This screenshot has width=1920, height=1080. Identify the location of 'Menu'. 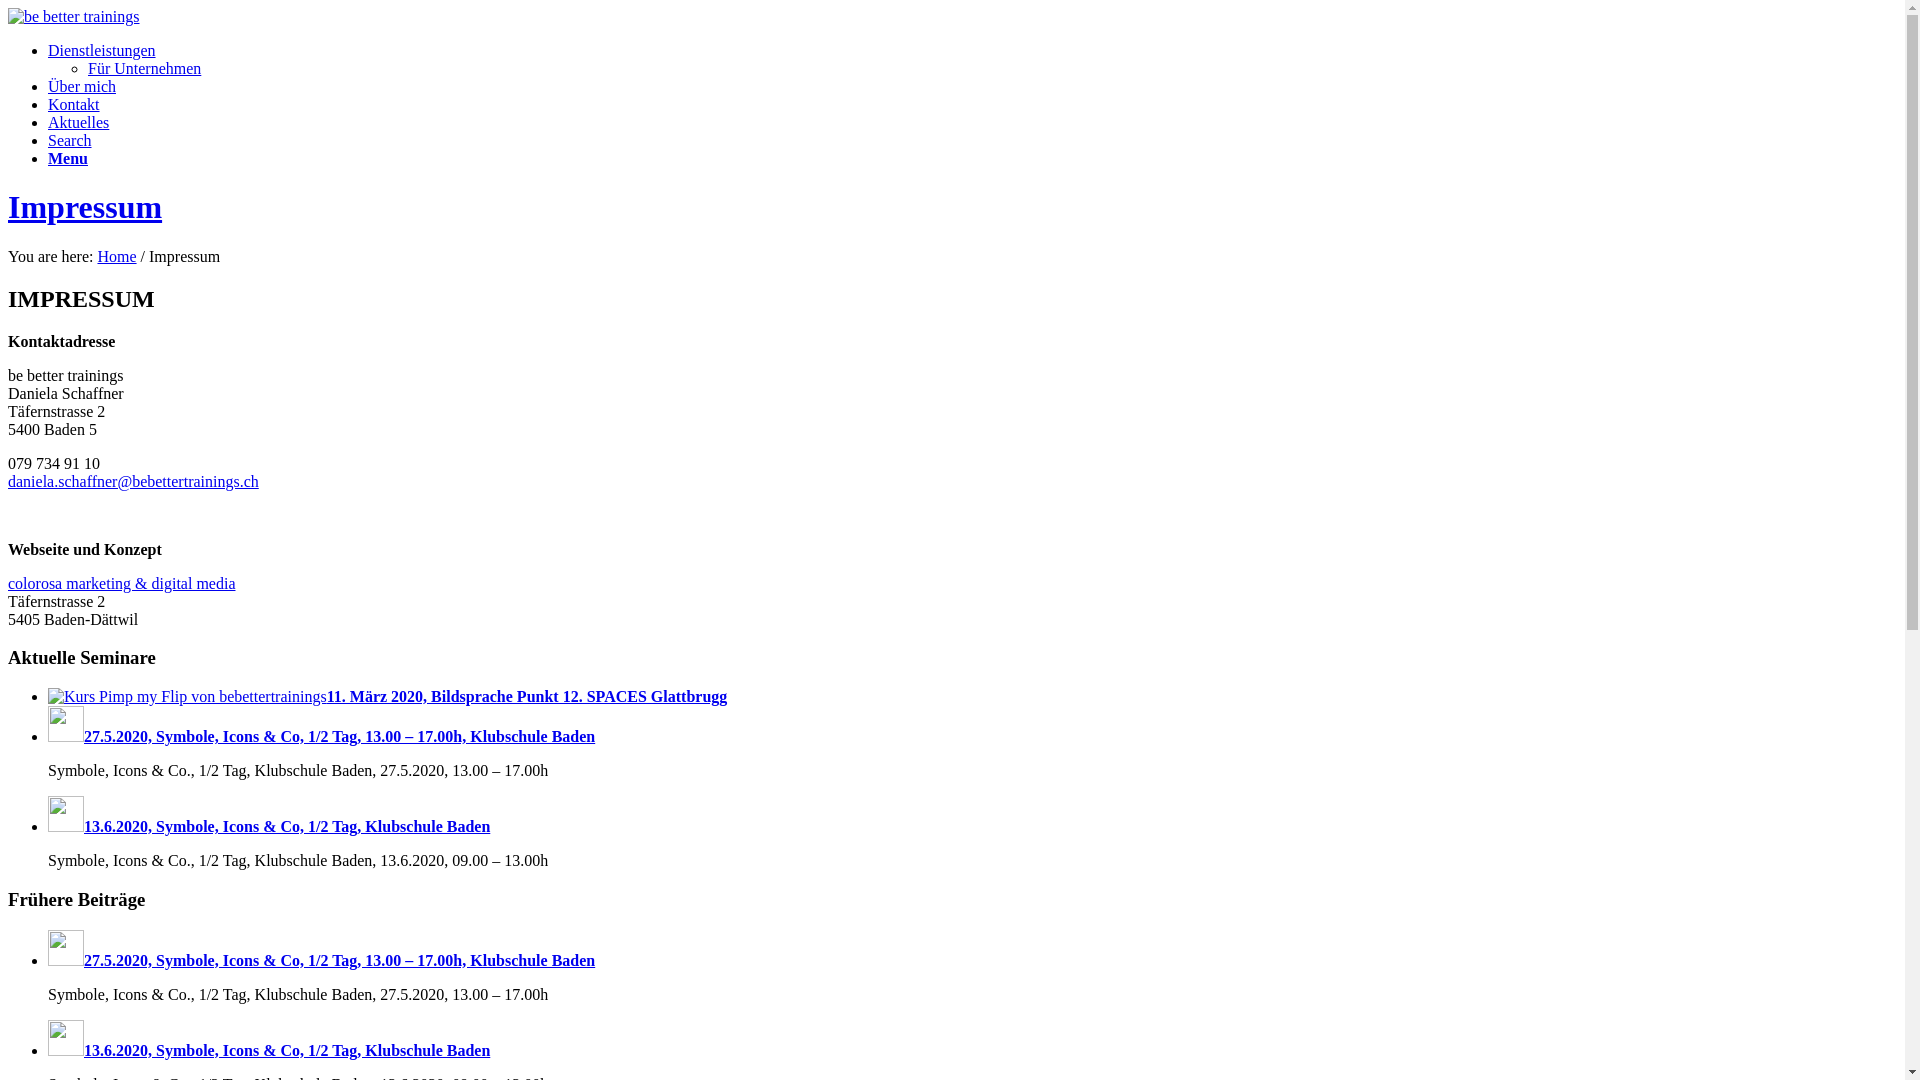
(67, 157).